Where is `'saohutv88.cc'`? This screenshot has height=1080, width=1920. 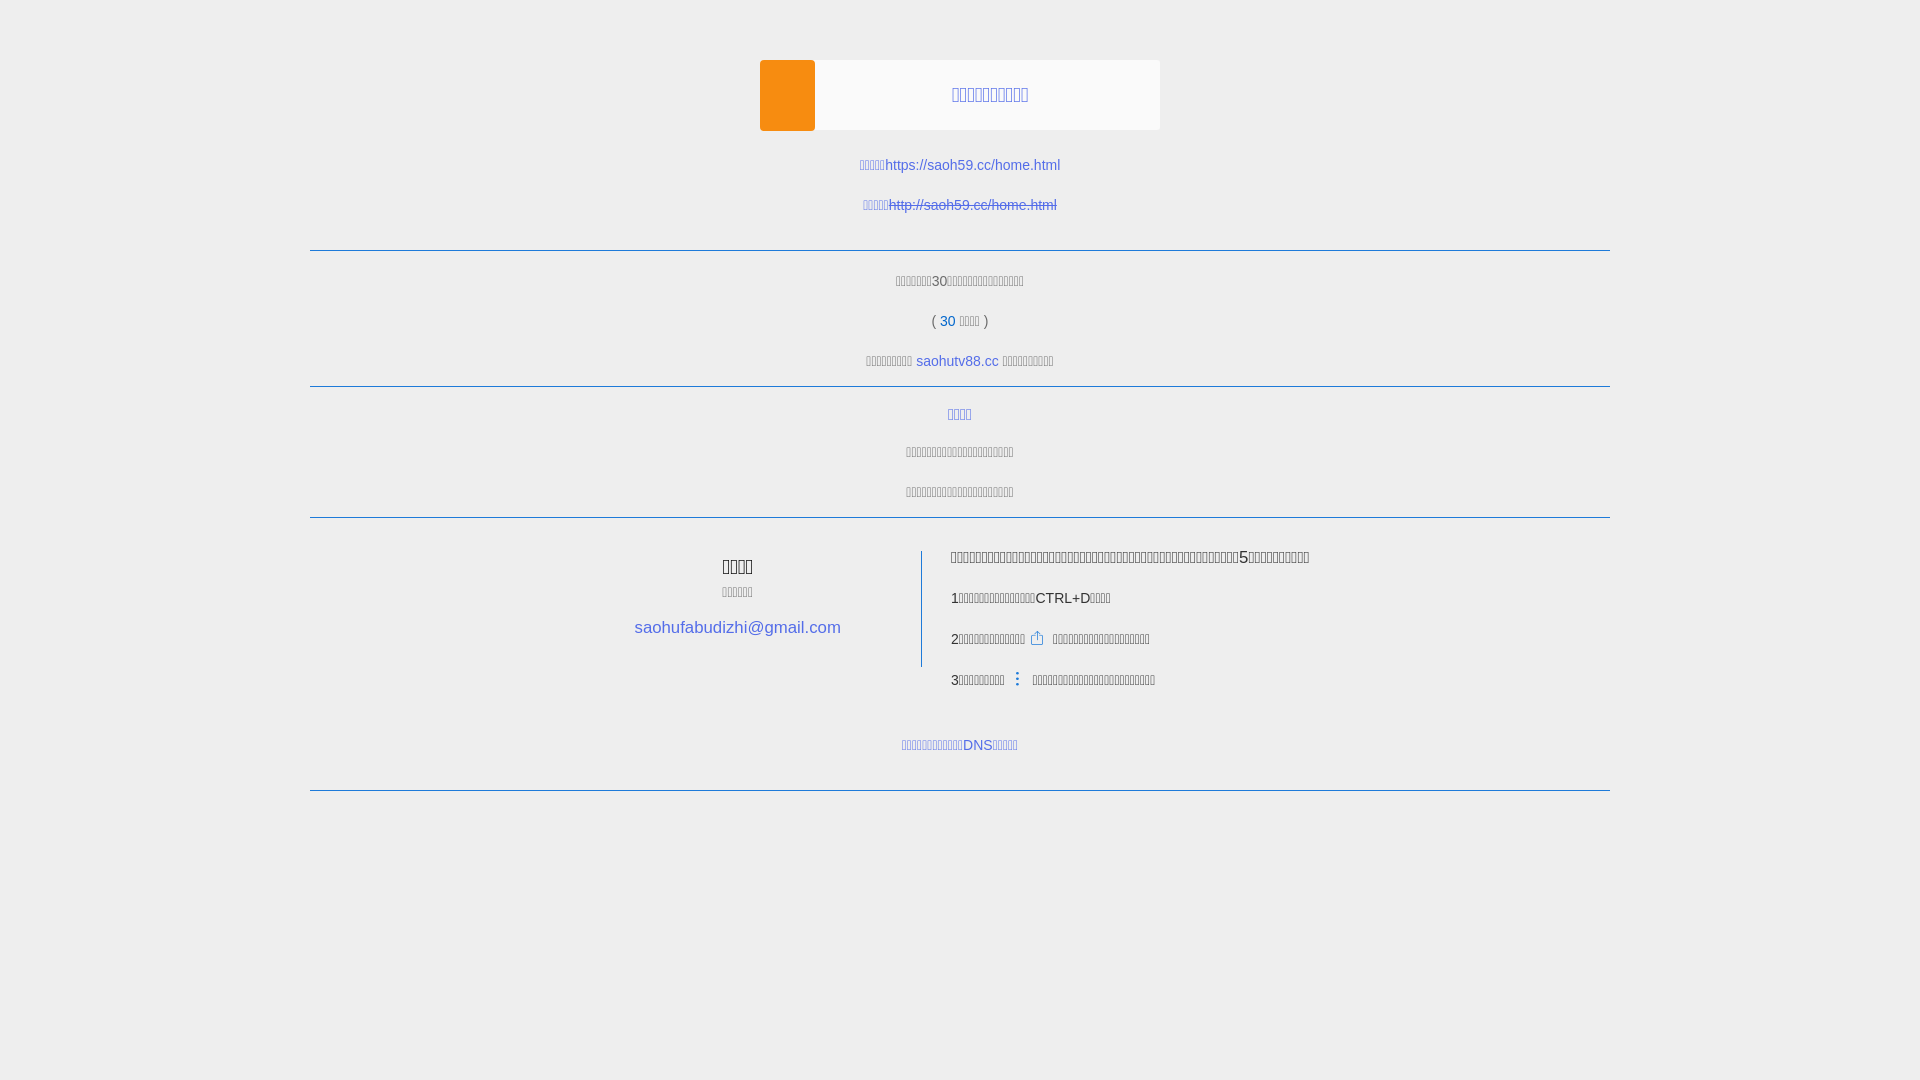
'saohutv88.cc' is located at coordinates (956, 361).